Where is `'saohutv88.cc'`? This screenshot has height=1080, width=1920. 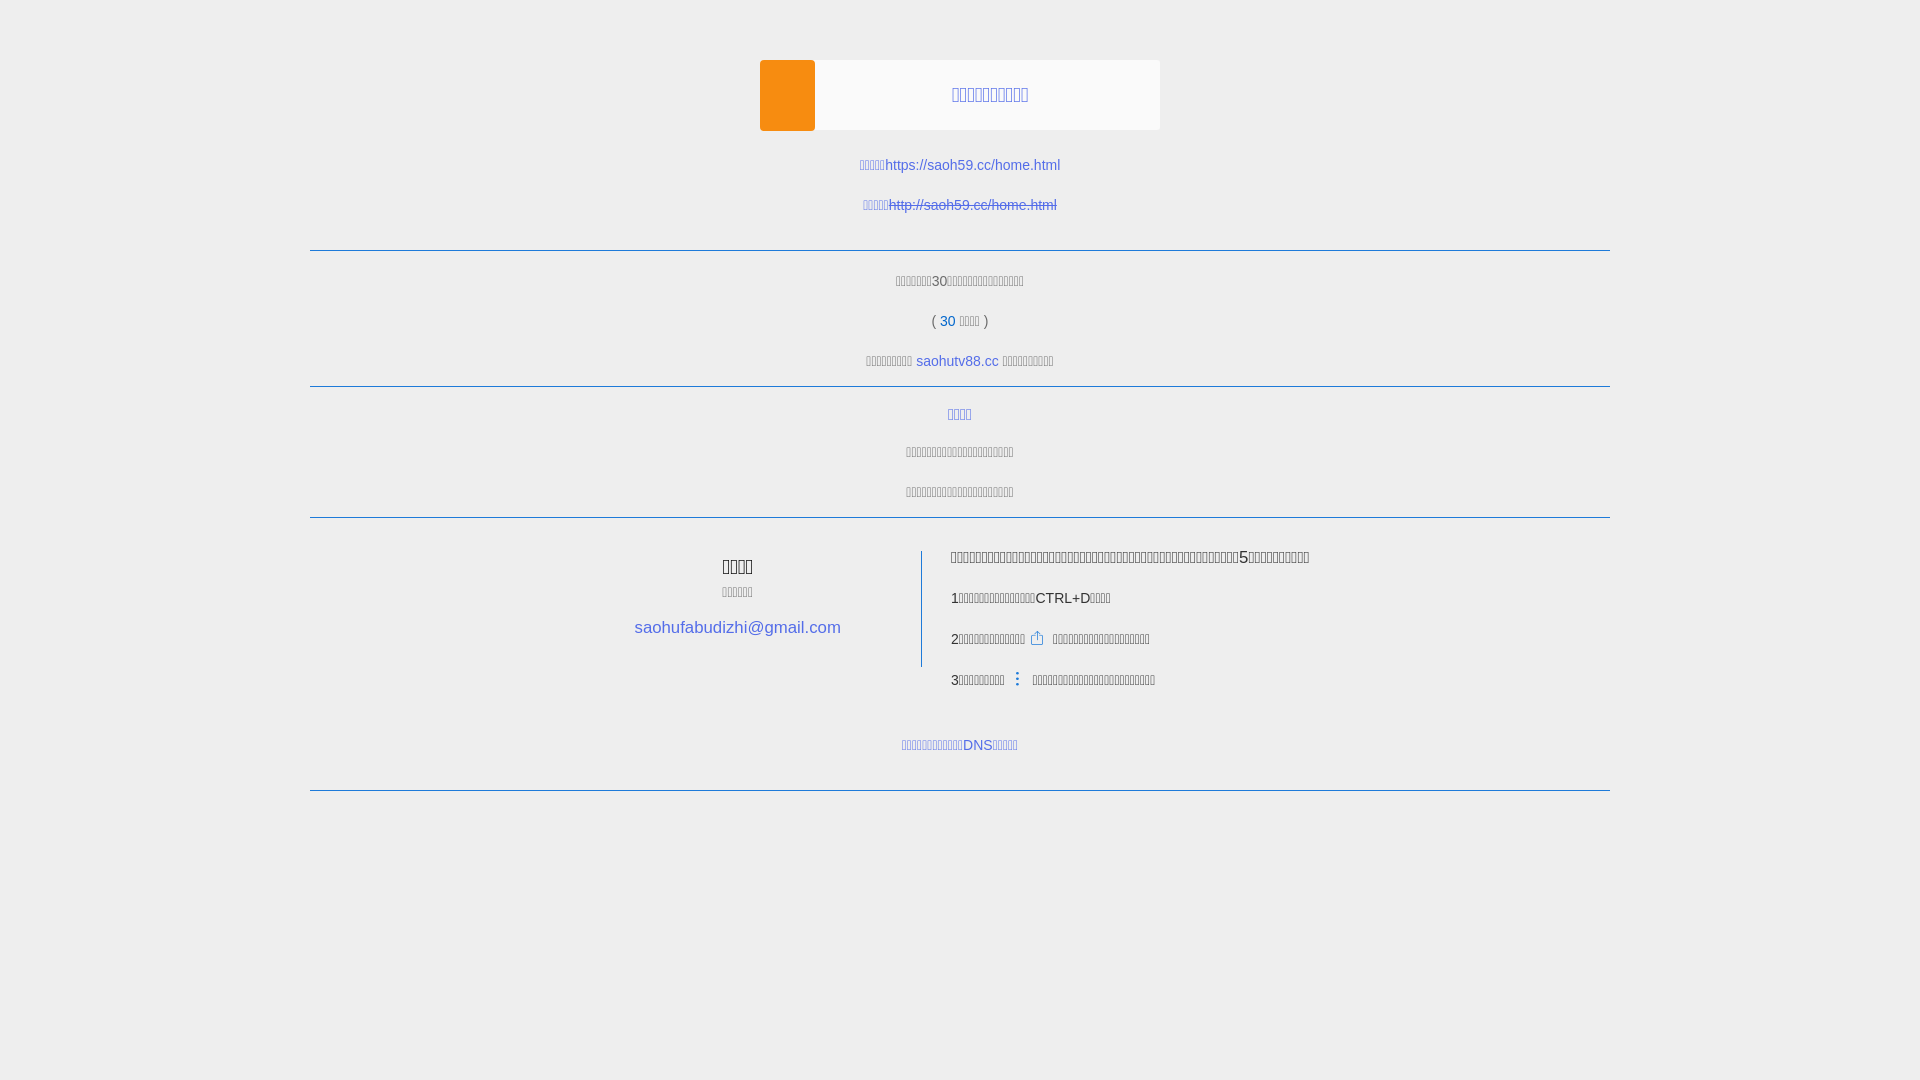
'saohutv88.cc' is located at coordinates (956, 361).